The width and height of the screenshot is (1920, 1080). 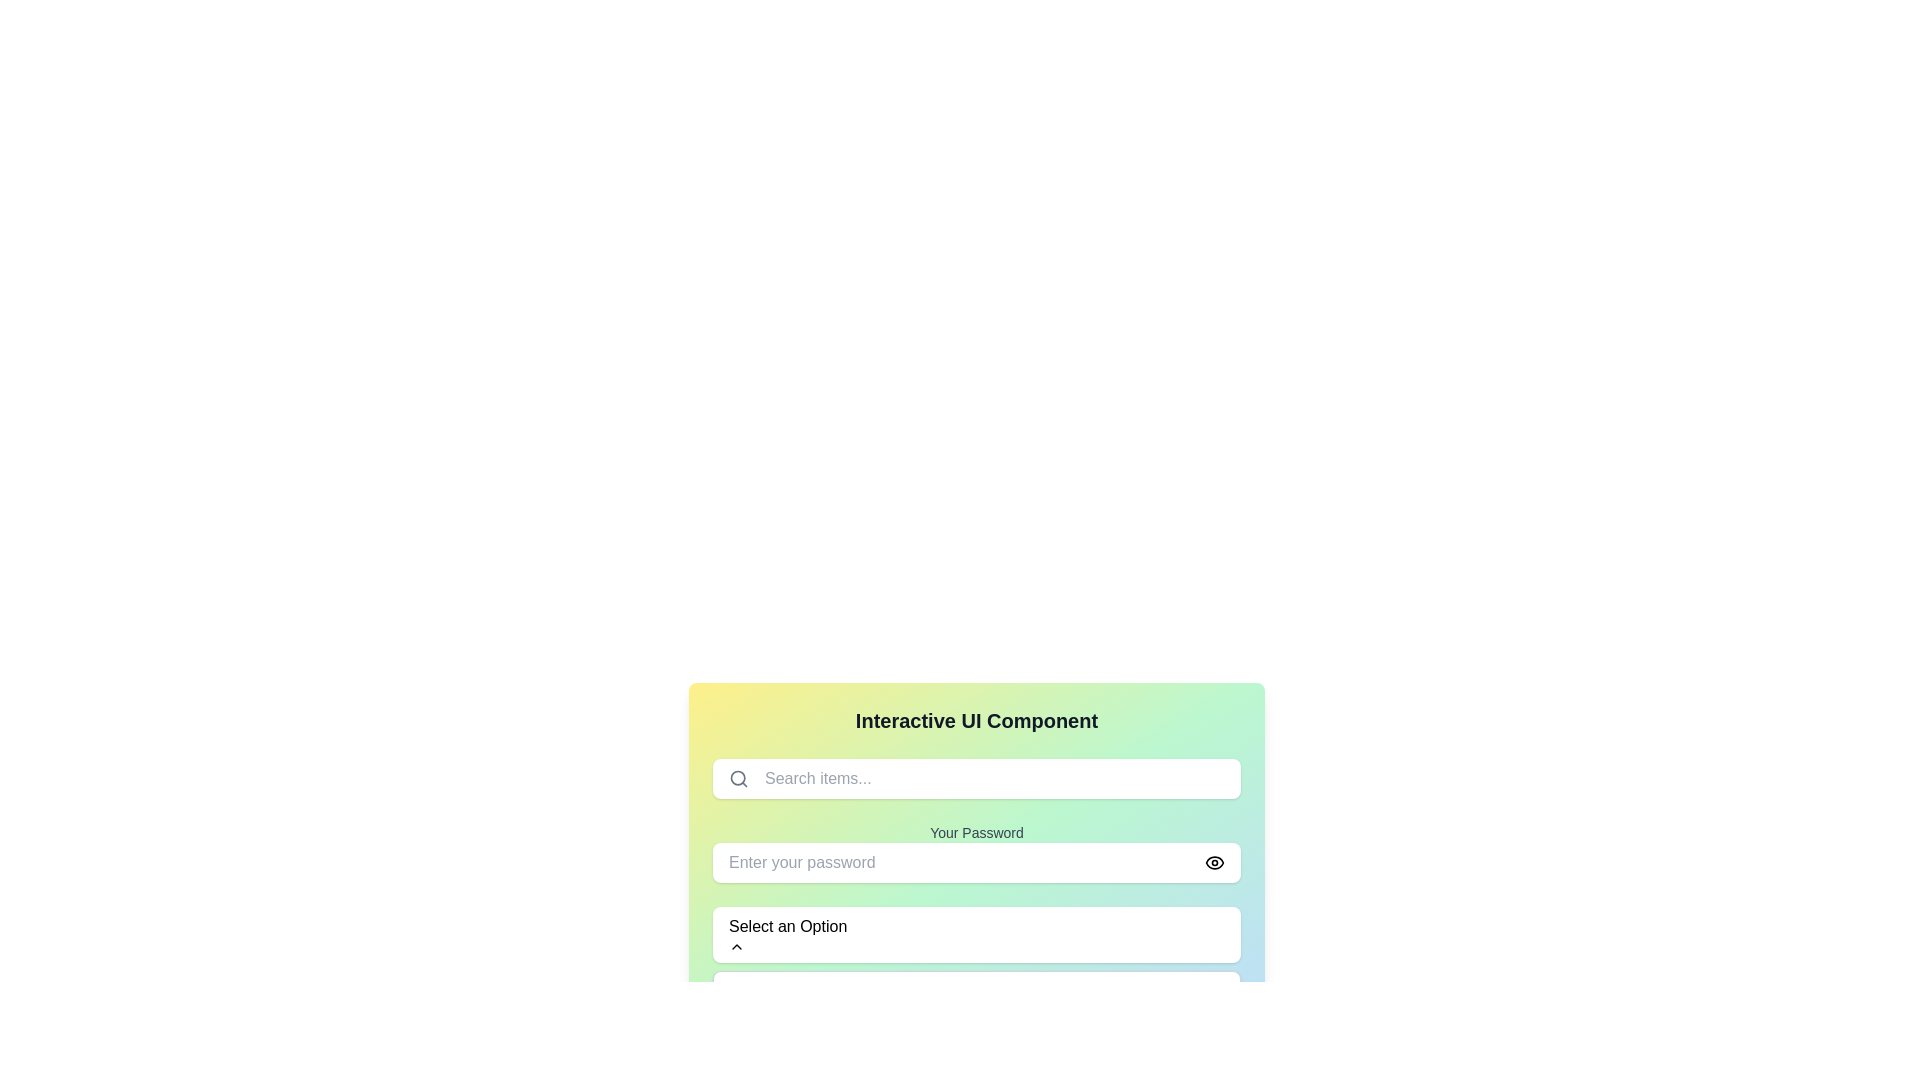 I want to click on the circular icon of the magnifying glass located to the left of the 'Search items...' text input field, so click(x=737, y=777).